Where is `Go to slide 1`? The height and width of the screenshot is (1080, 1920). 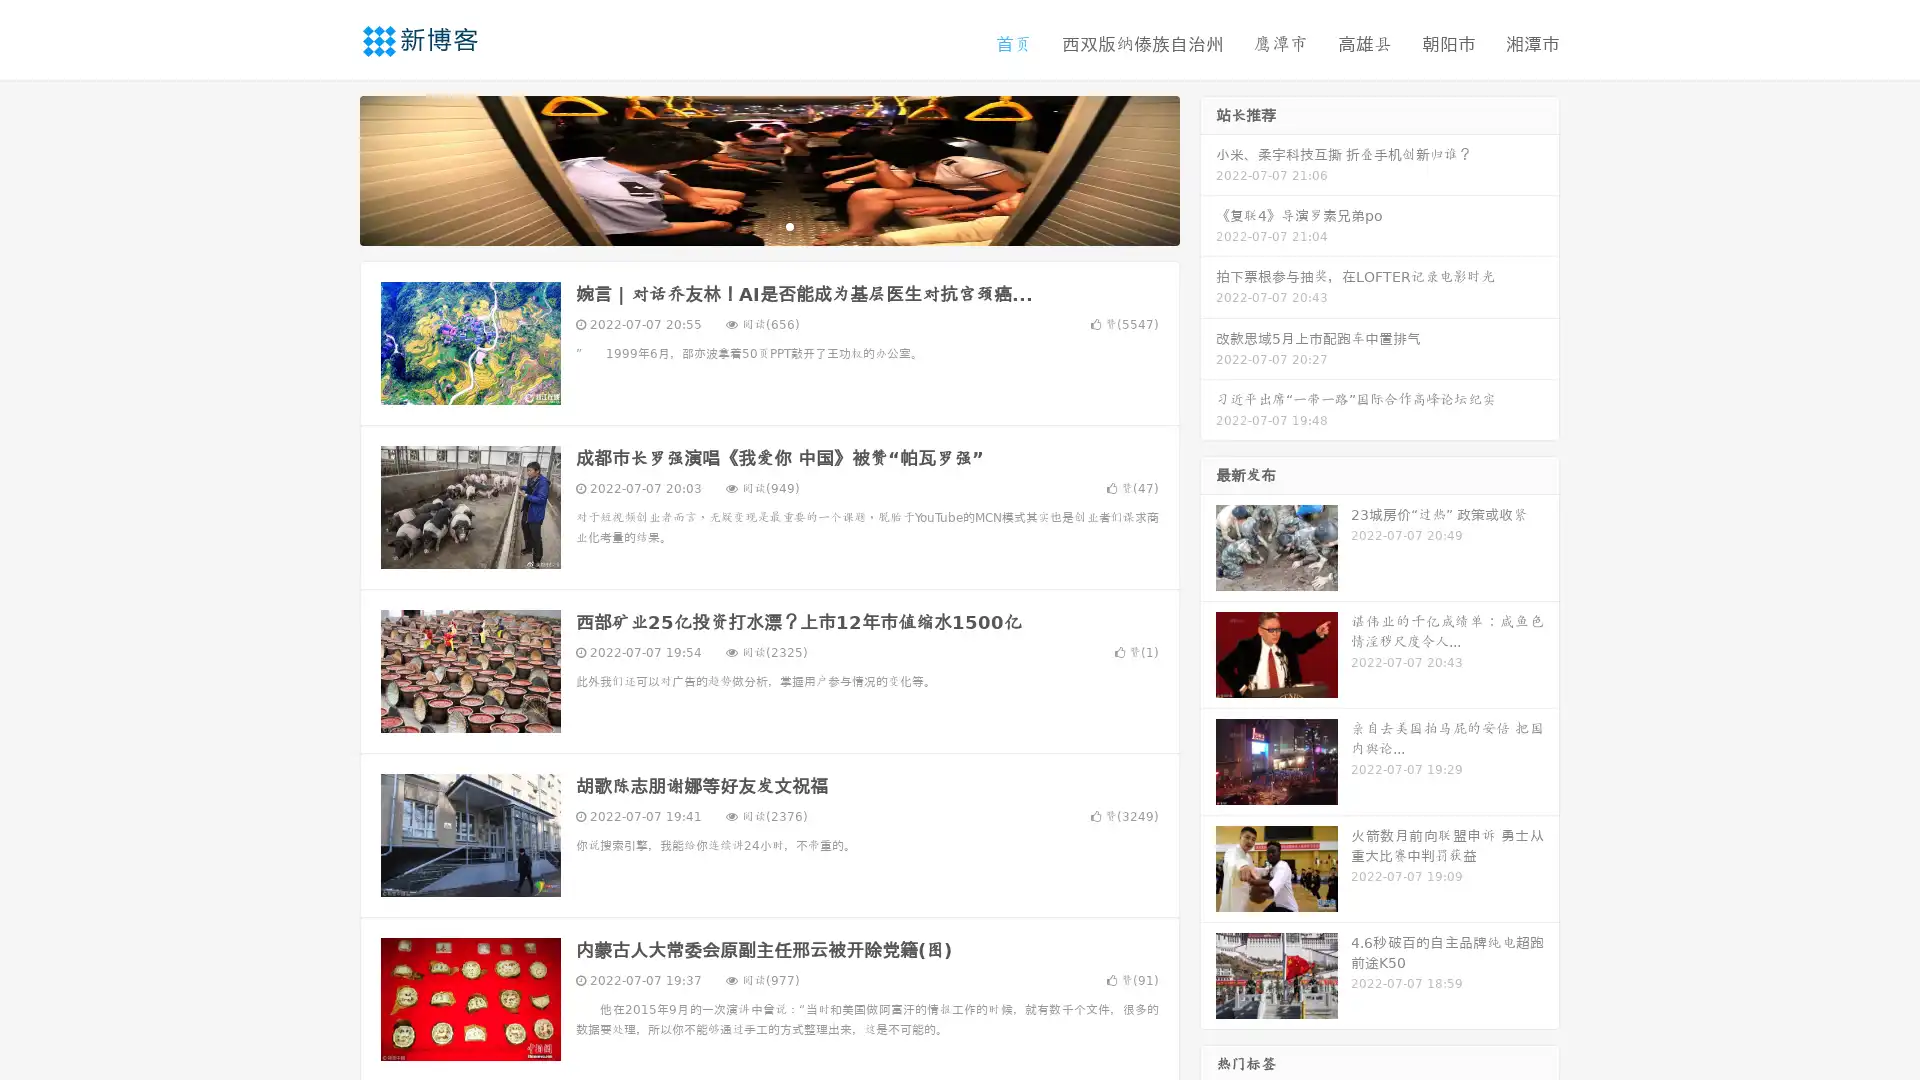
Go to slide 1 is located at coordinates (748, 225).